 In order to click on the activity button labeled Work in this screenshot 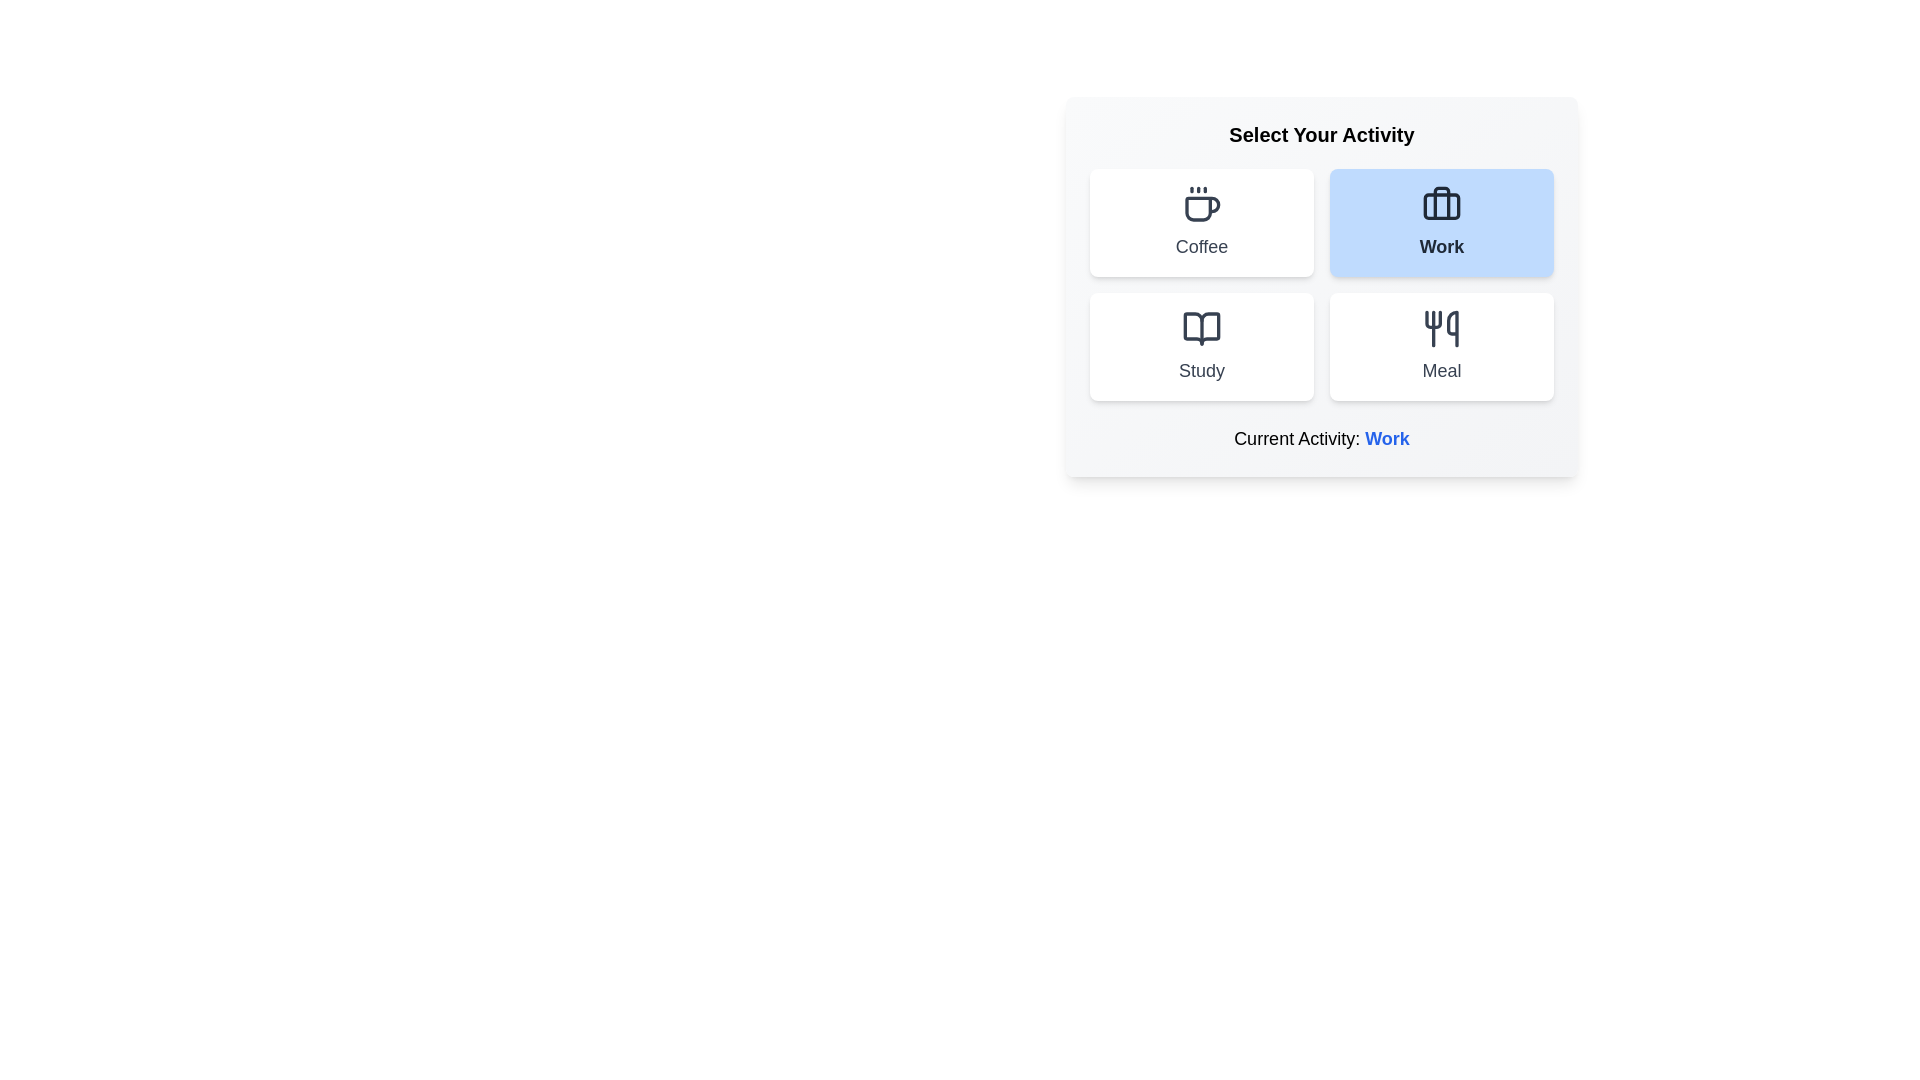, I will do `click(1441, 223)`.